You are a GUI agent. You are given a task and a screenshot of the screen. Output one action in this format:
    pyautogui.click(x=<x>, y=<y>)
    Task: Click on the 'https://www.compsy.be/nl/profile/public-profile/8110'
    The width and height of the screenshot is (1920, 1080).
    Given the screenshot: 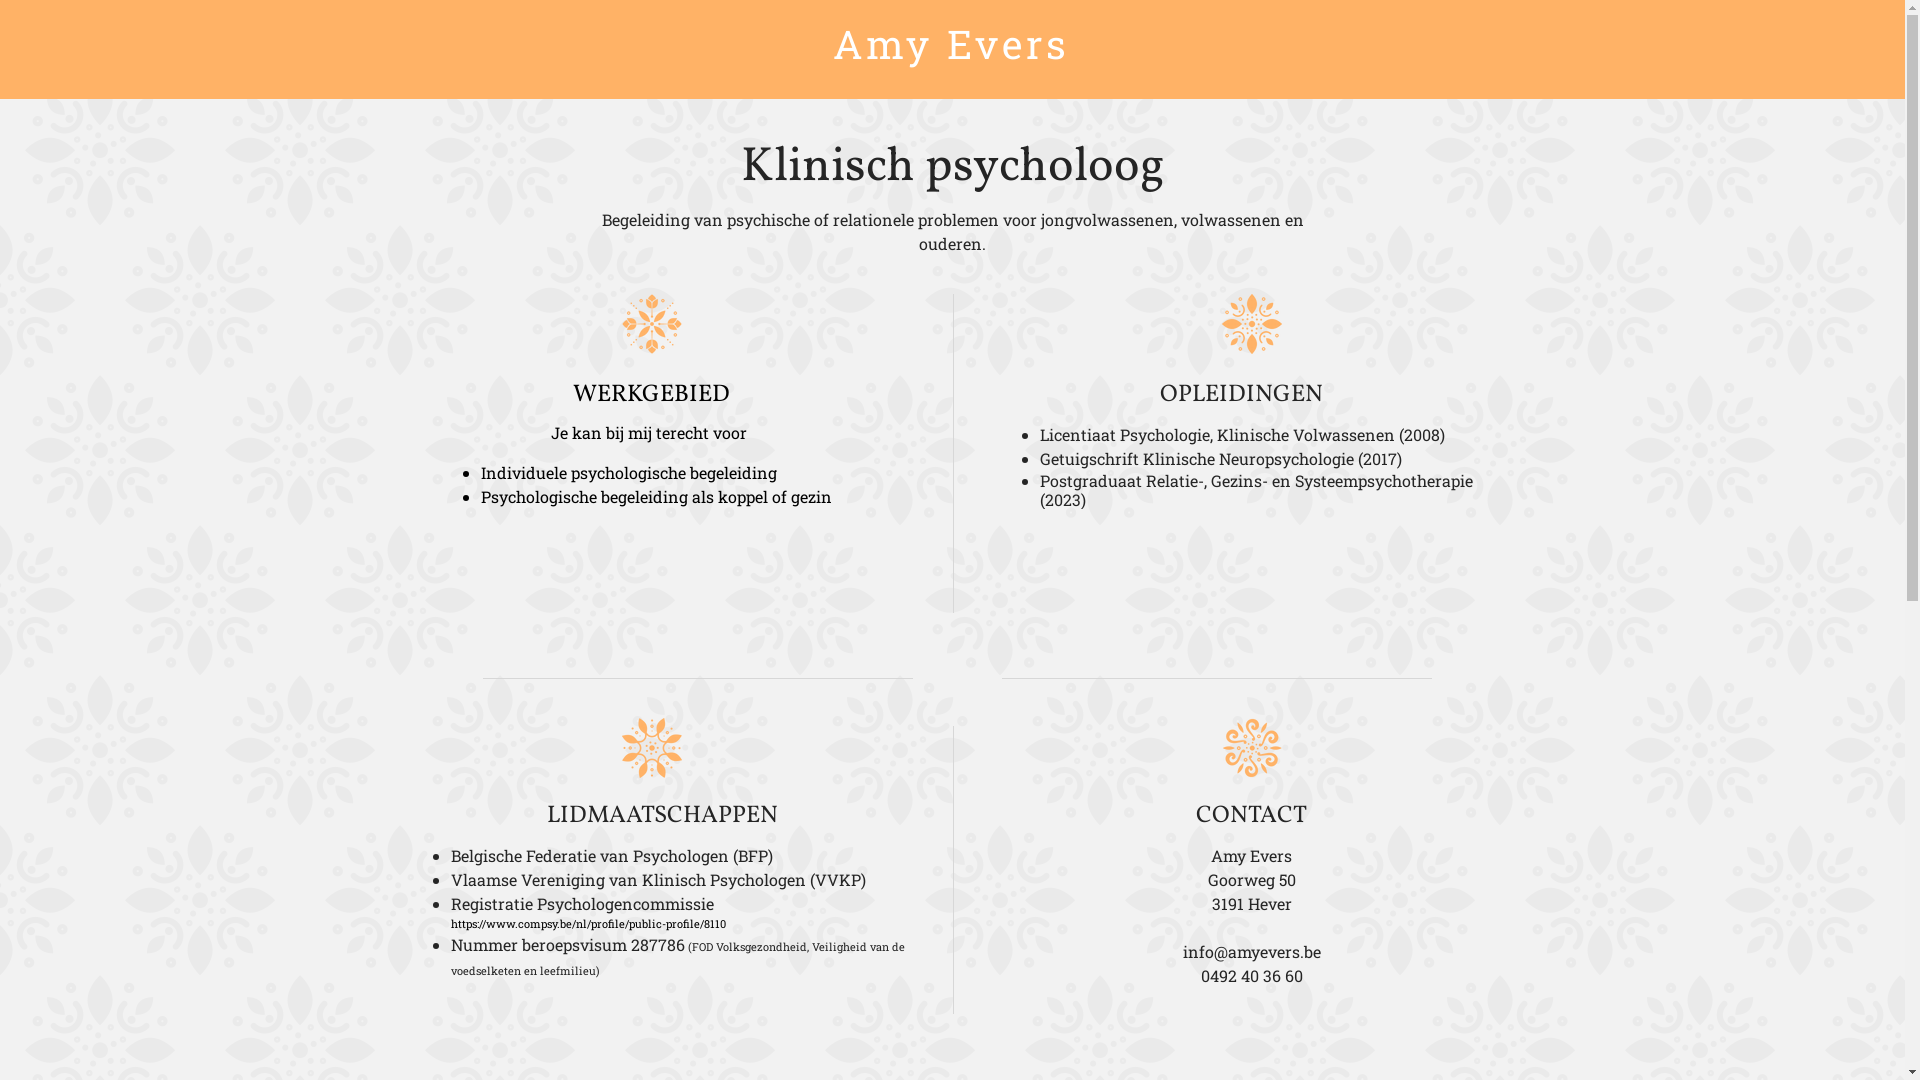 What is the action you would take?
    pyautogui.click(x=450, y=923)
    